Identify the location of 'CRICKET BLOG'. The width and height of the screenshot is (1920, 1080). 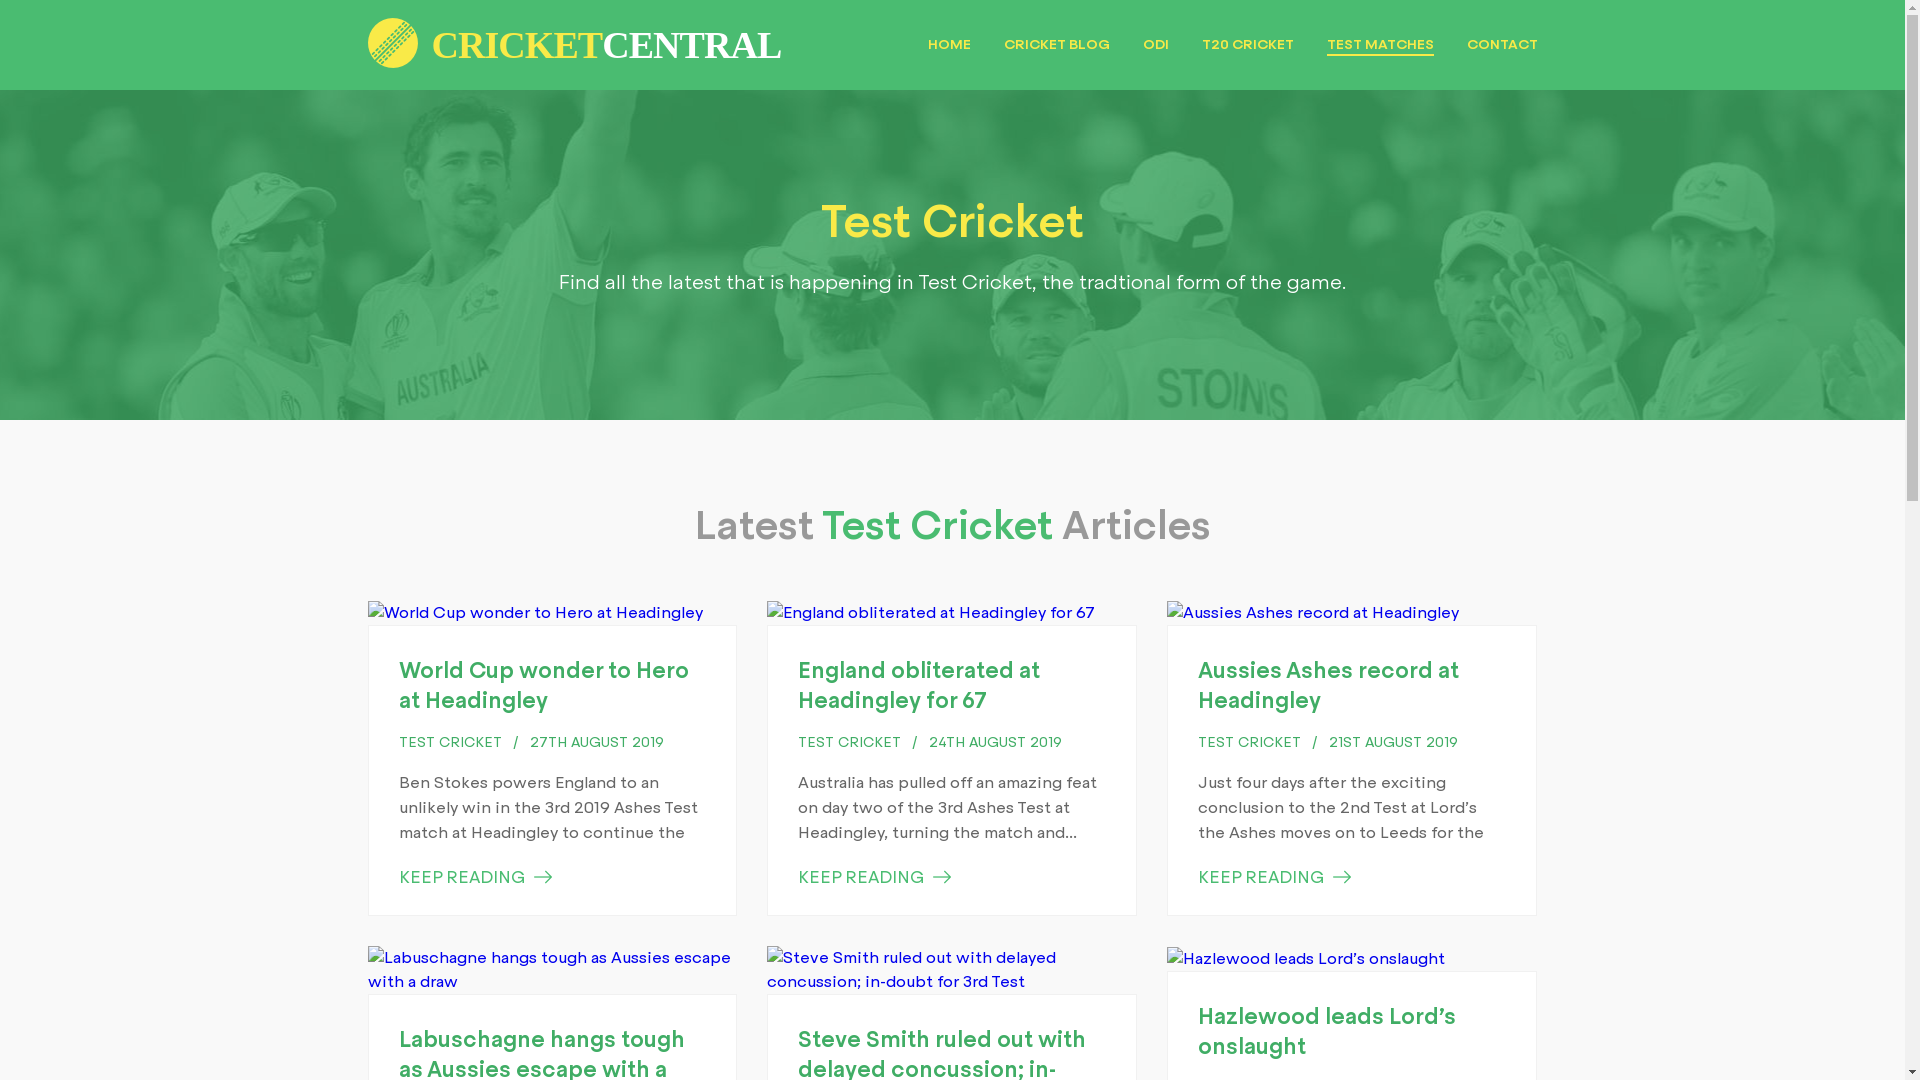
(1003, 43).